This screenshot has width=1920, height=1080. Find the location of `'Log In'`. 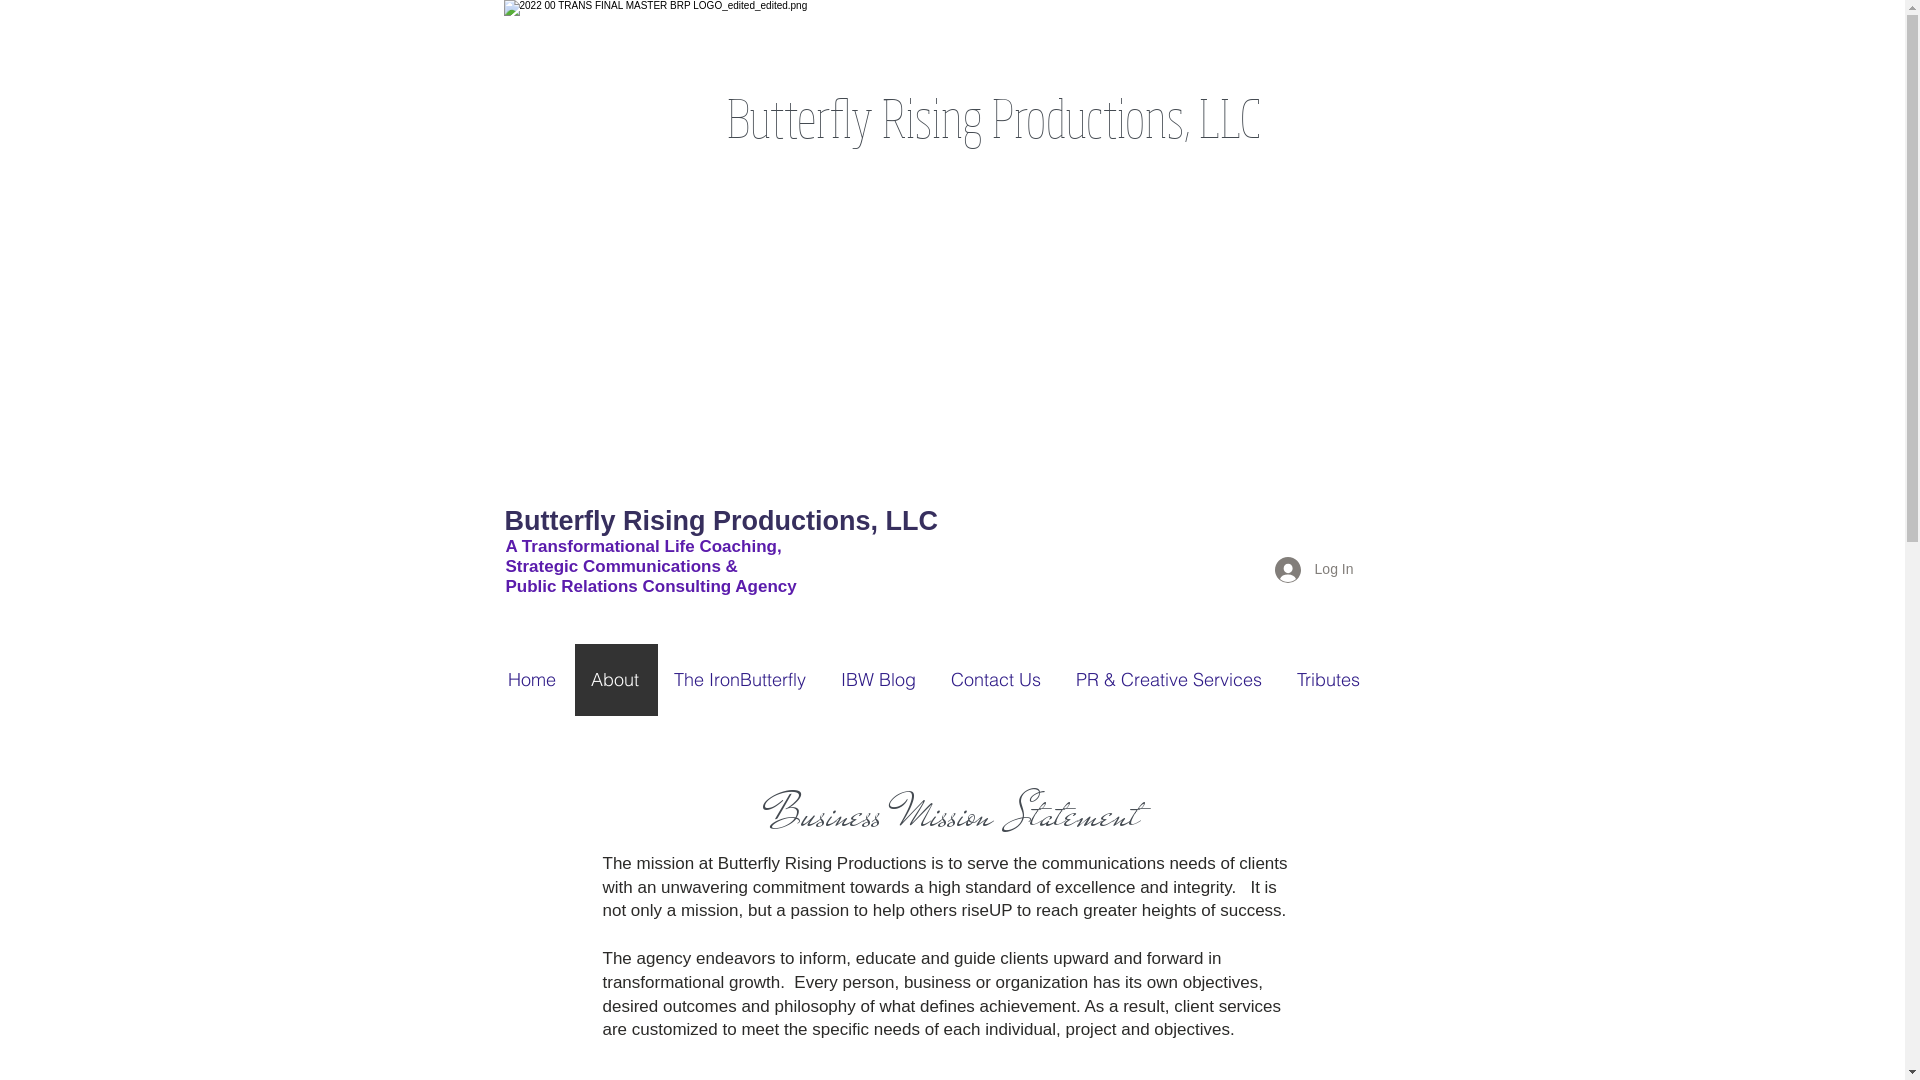

'Log In' is located at coordinates (1260, 570).